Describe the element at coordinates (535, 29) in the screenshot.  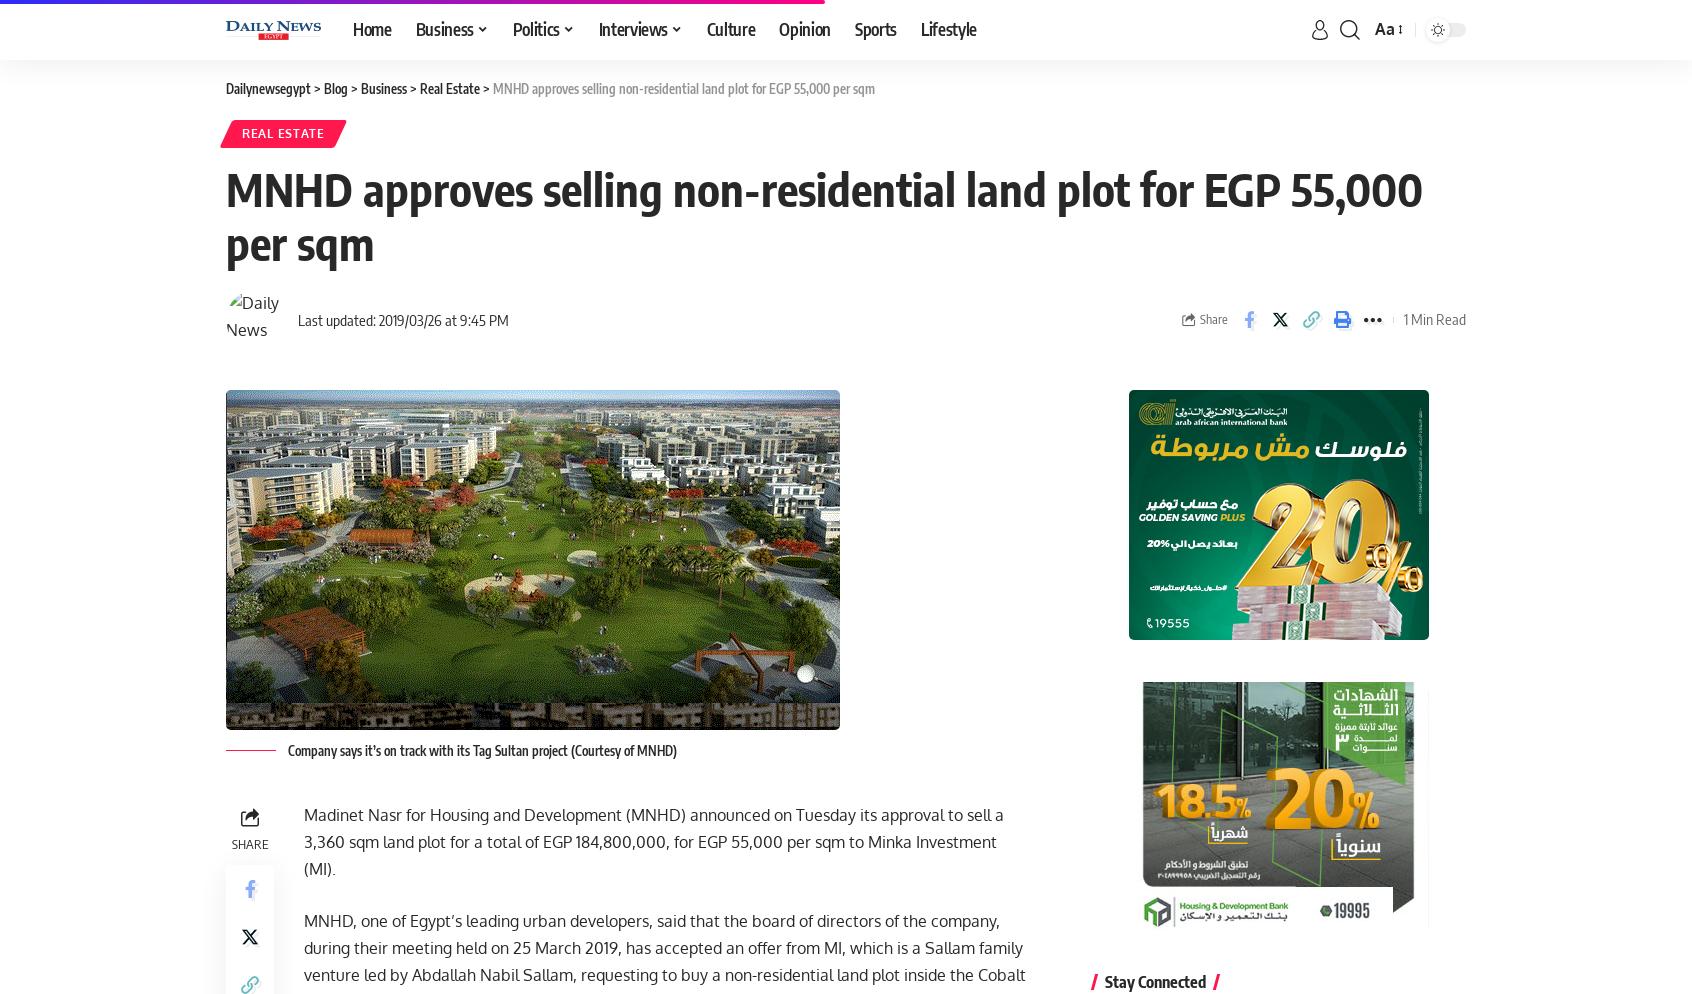
I see `'Politics'` at that location.